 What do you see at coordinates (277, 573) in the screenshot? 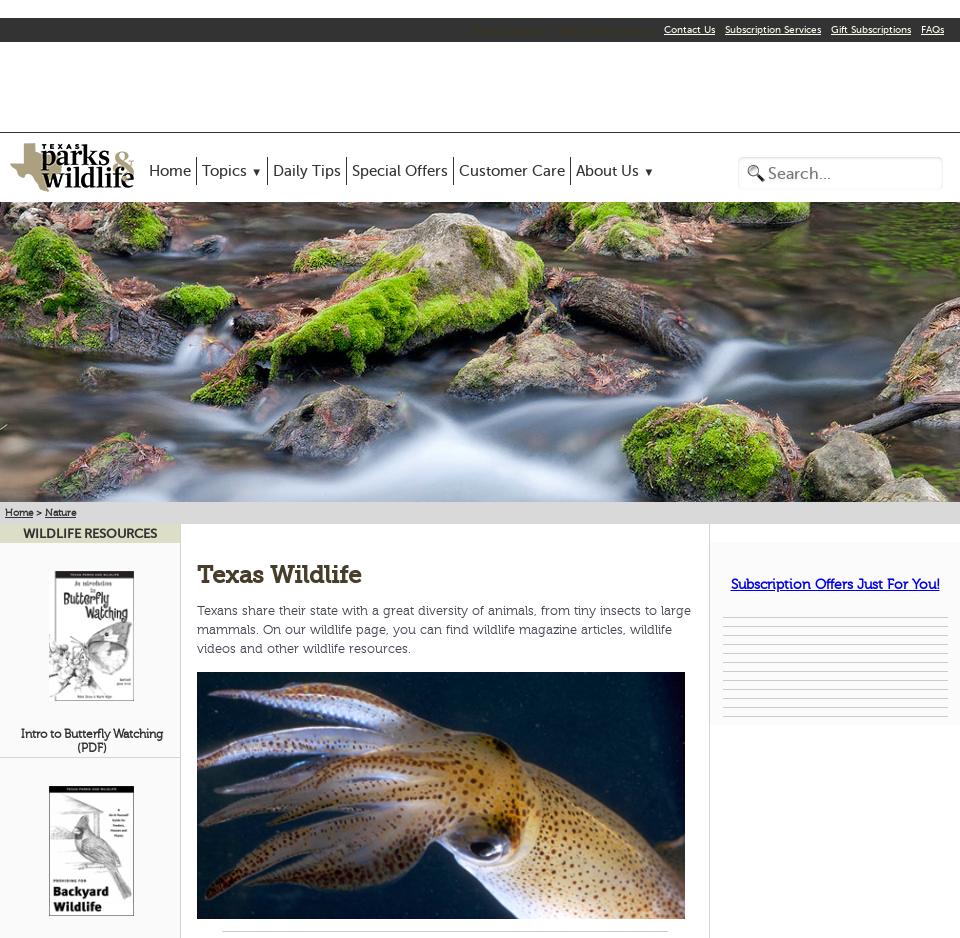
I see `'Texas wildlife'` at bounding box center [277, 573].